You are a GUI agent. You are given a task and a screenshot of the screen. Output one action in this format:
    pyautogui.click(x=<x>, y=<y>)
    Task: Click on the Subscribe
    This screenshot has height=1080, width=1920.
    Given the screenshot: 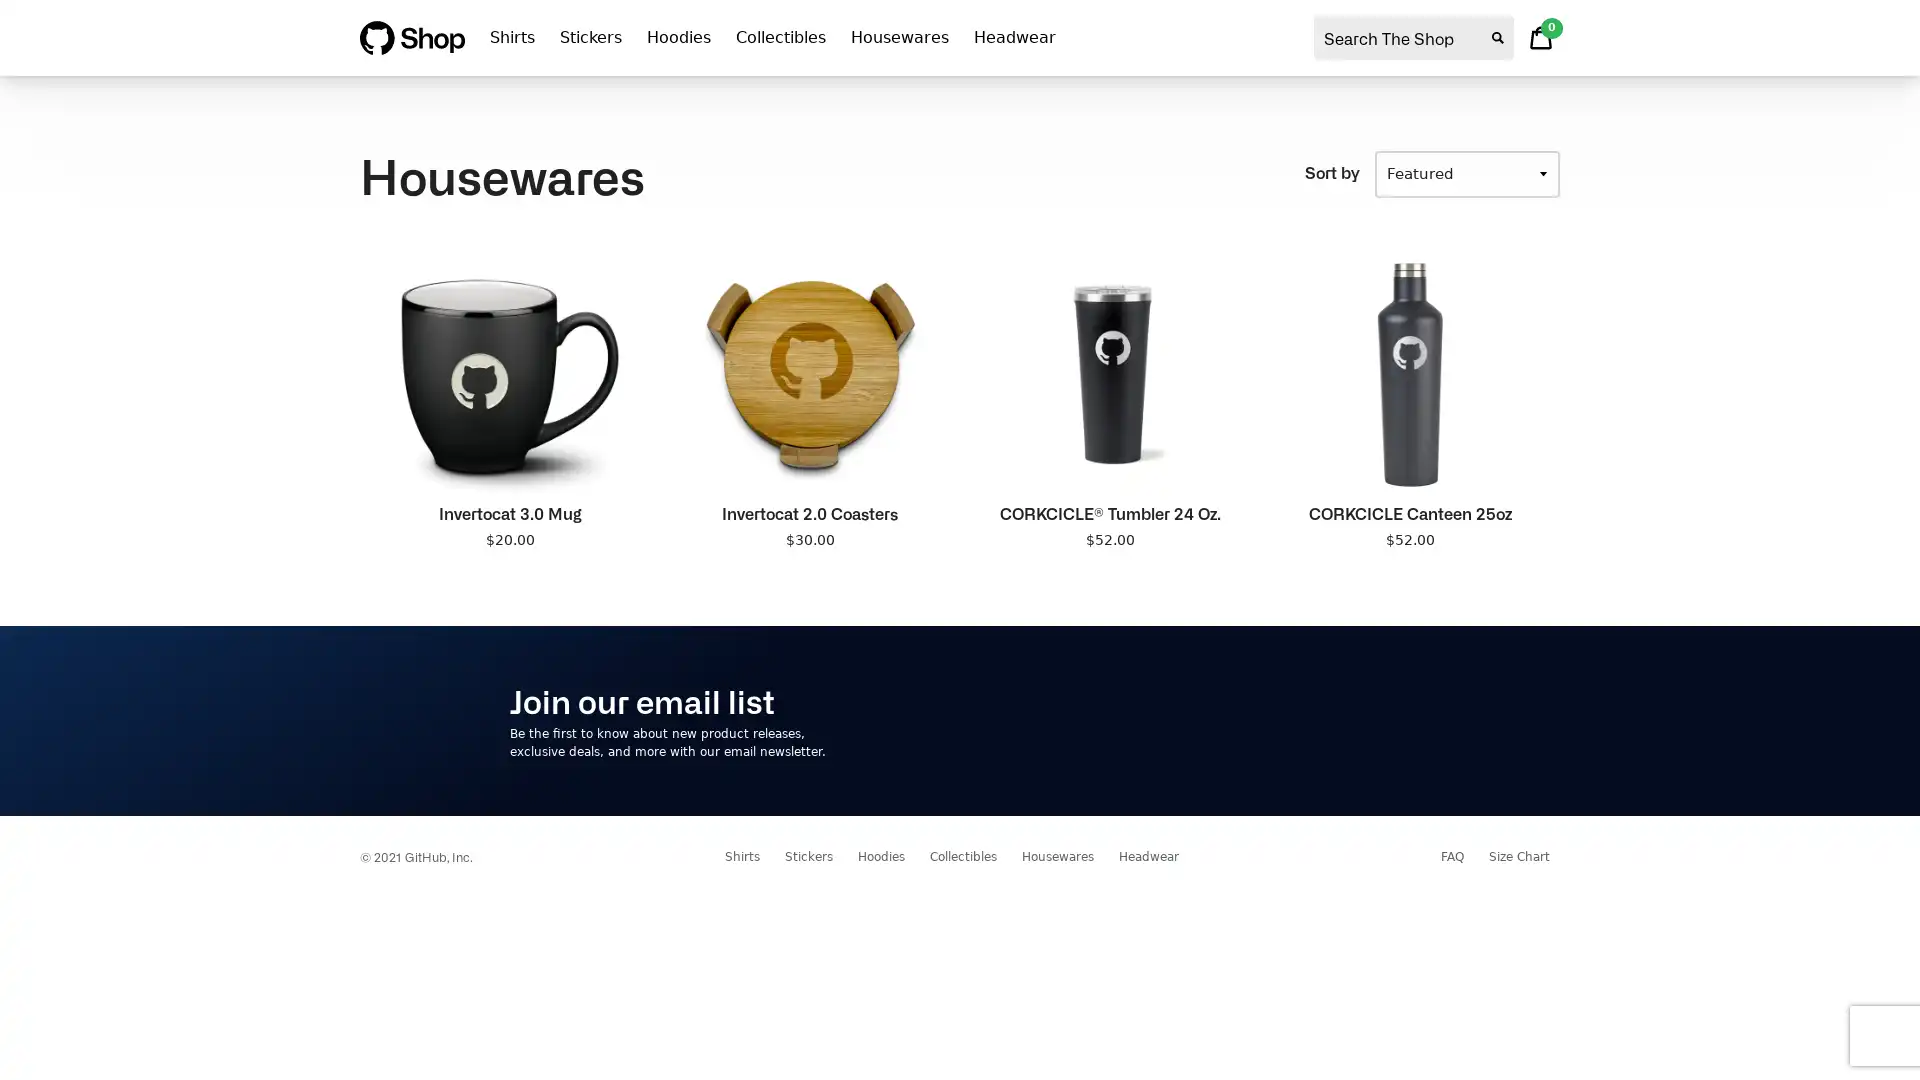 What is the action you would take?
    pyautogui.click(x=1349, y=720)
    